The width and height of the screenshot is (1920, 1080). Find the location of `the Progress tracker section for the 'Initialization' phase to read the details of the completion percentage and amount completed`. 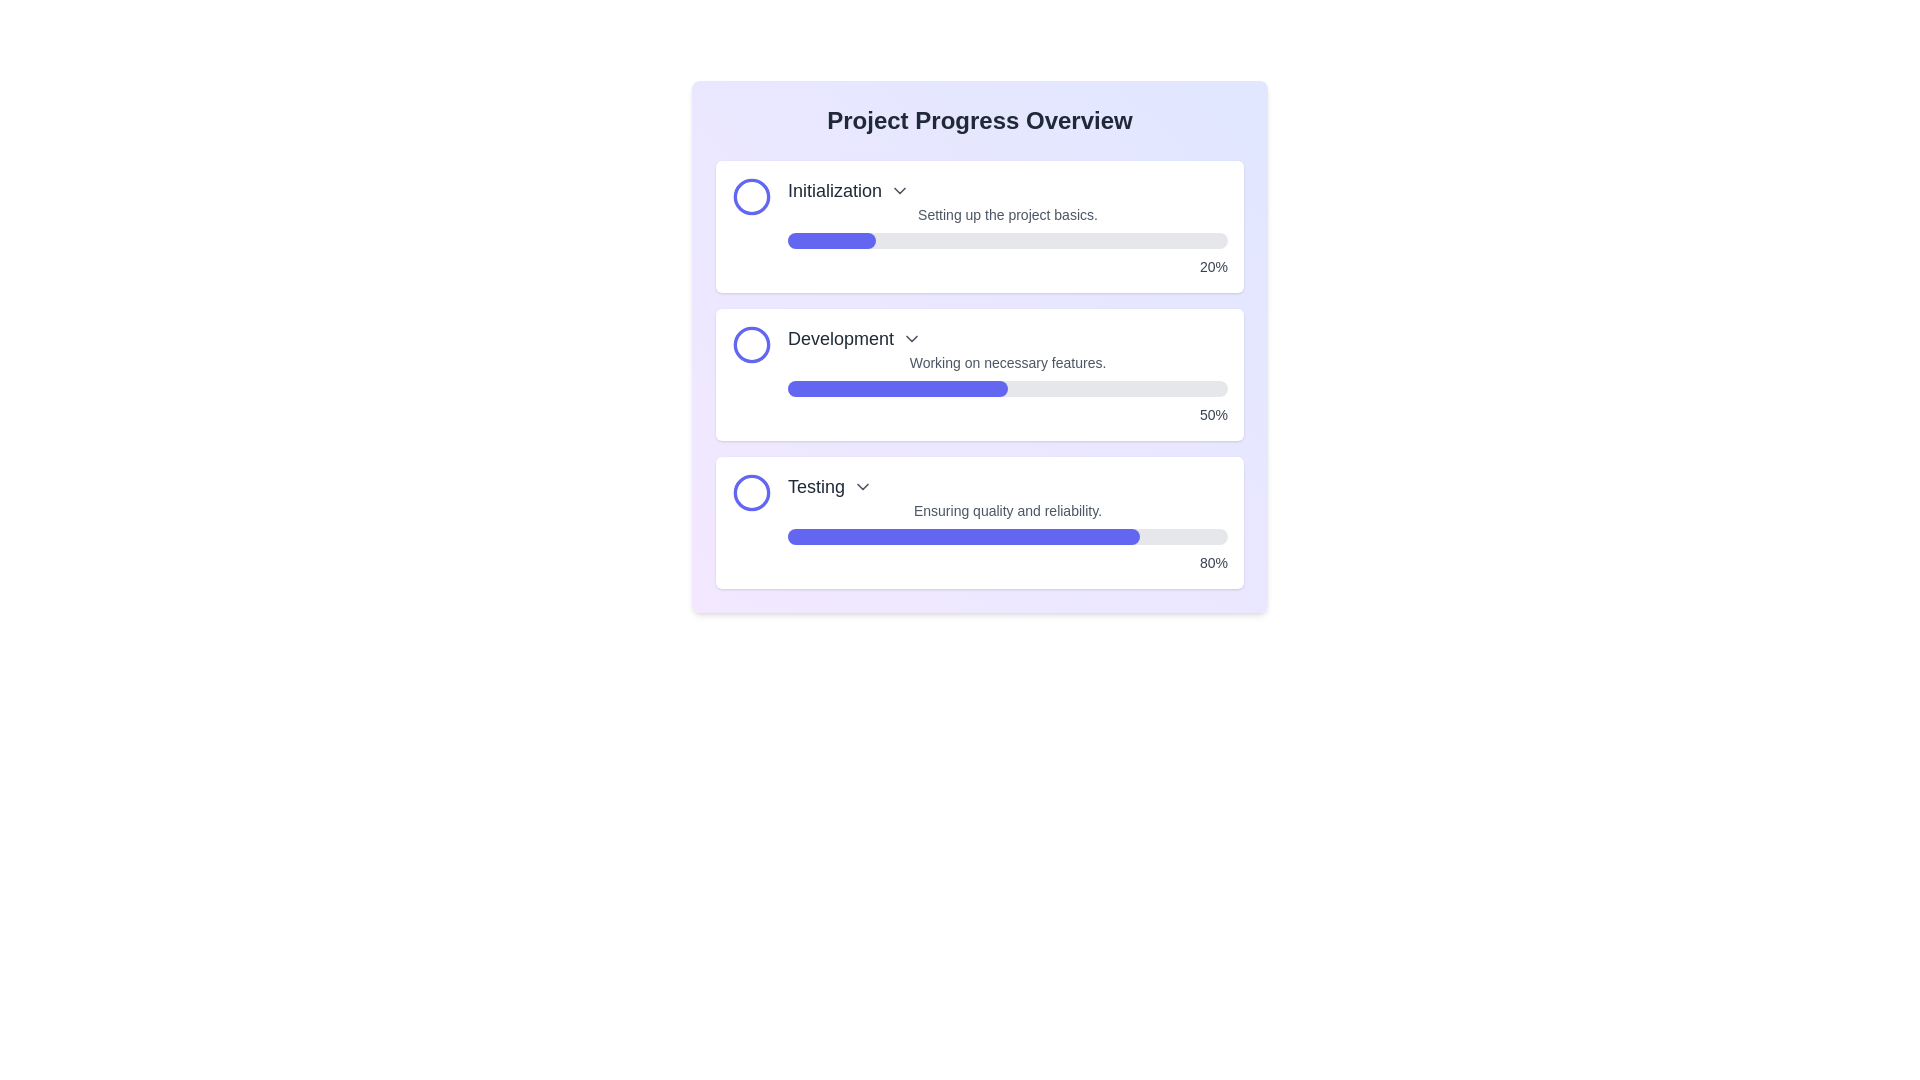

the Progress tracker section for the 'Initialization' phase to read the details of the completion percentage and amount completed is located at coordinates (1008, 226).